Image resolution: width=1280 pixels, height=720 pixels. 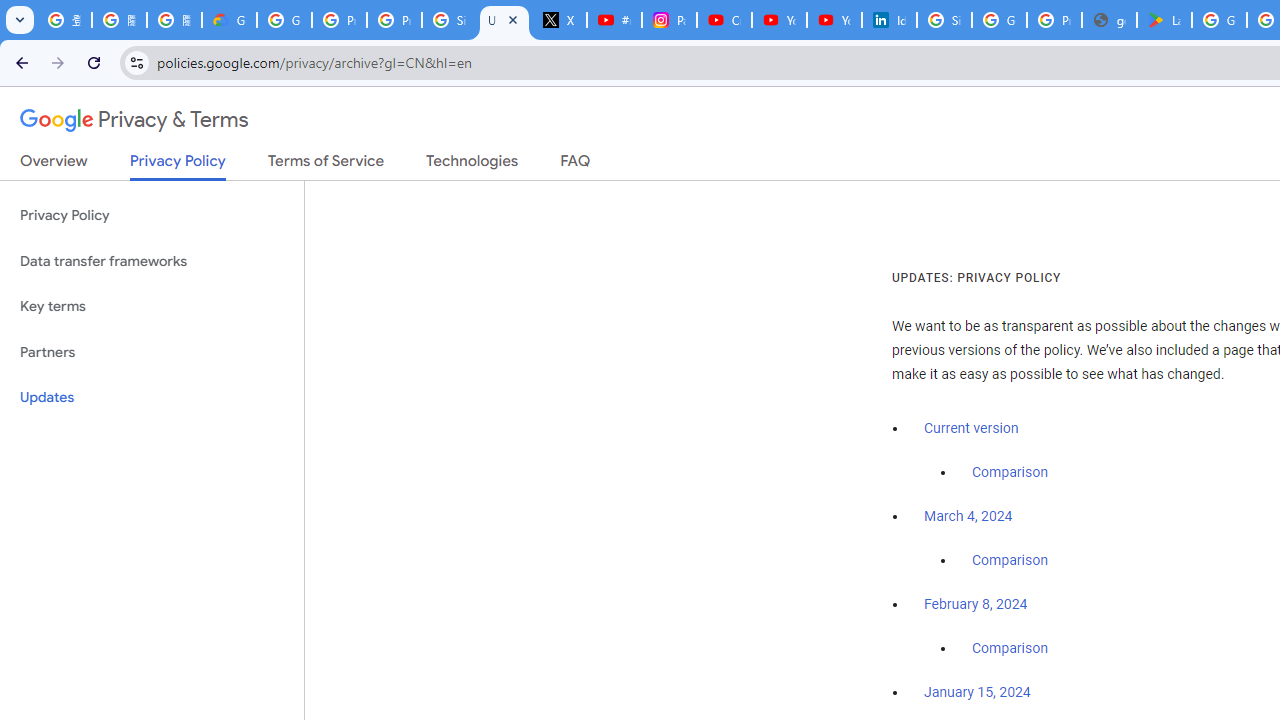 I want to click on 'google_privacy_policy_en.pdf', so click(x=1108, y=20).